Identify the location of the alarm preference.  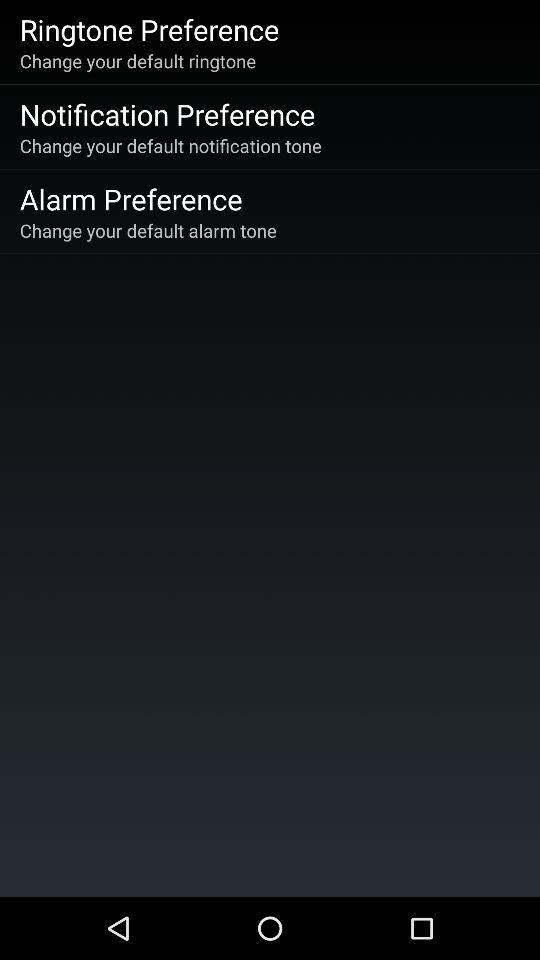
(131, 198).